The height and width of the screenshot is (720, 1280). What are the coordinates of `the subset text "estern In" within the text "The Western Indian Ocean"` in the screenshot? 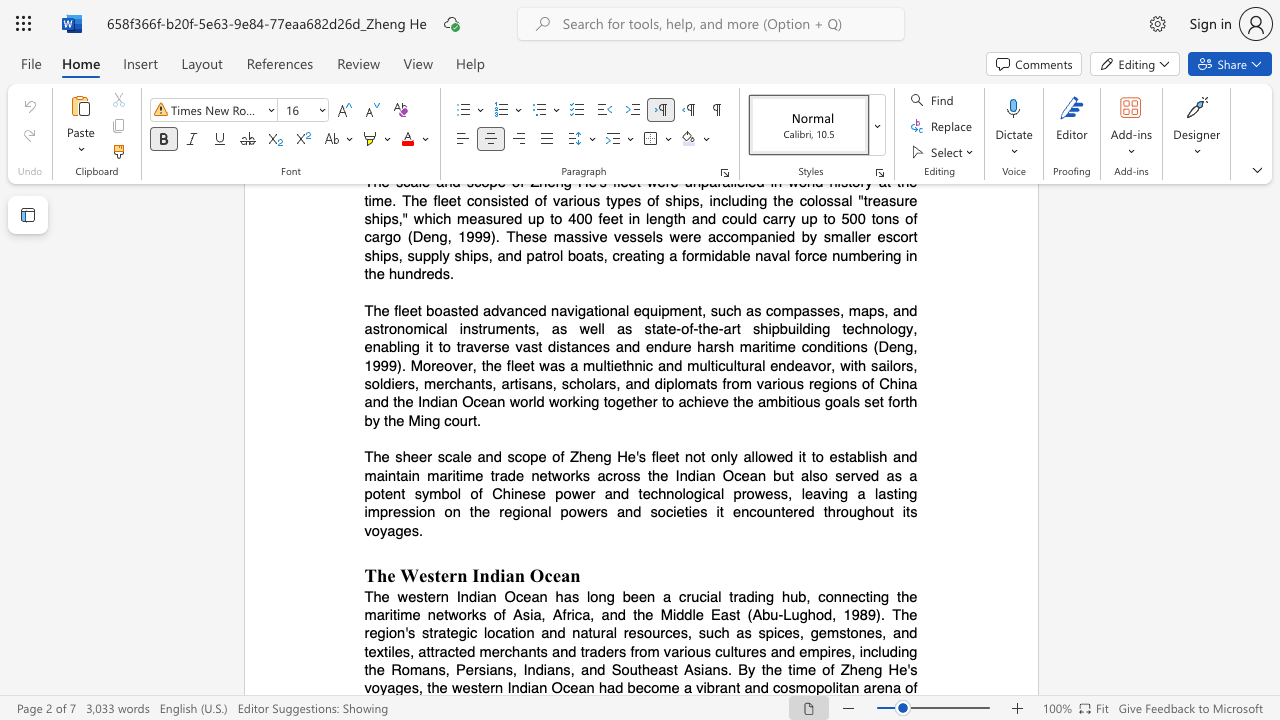 It's located at (417, 575).